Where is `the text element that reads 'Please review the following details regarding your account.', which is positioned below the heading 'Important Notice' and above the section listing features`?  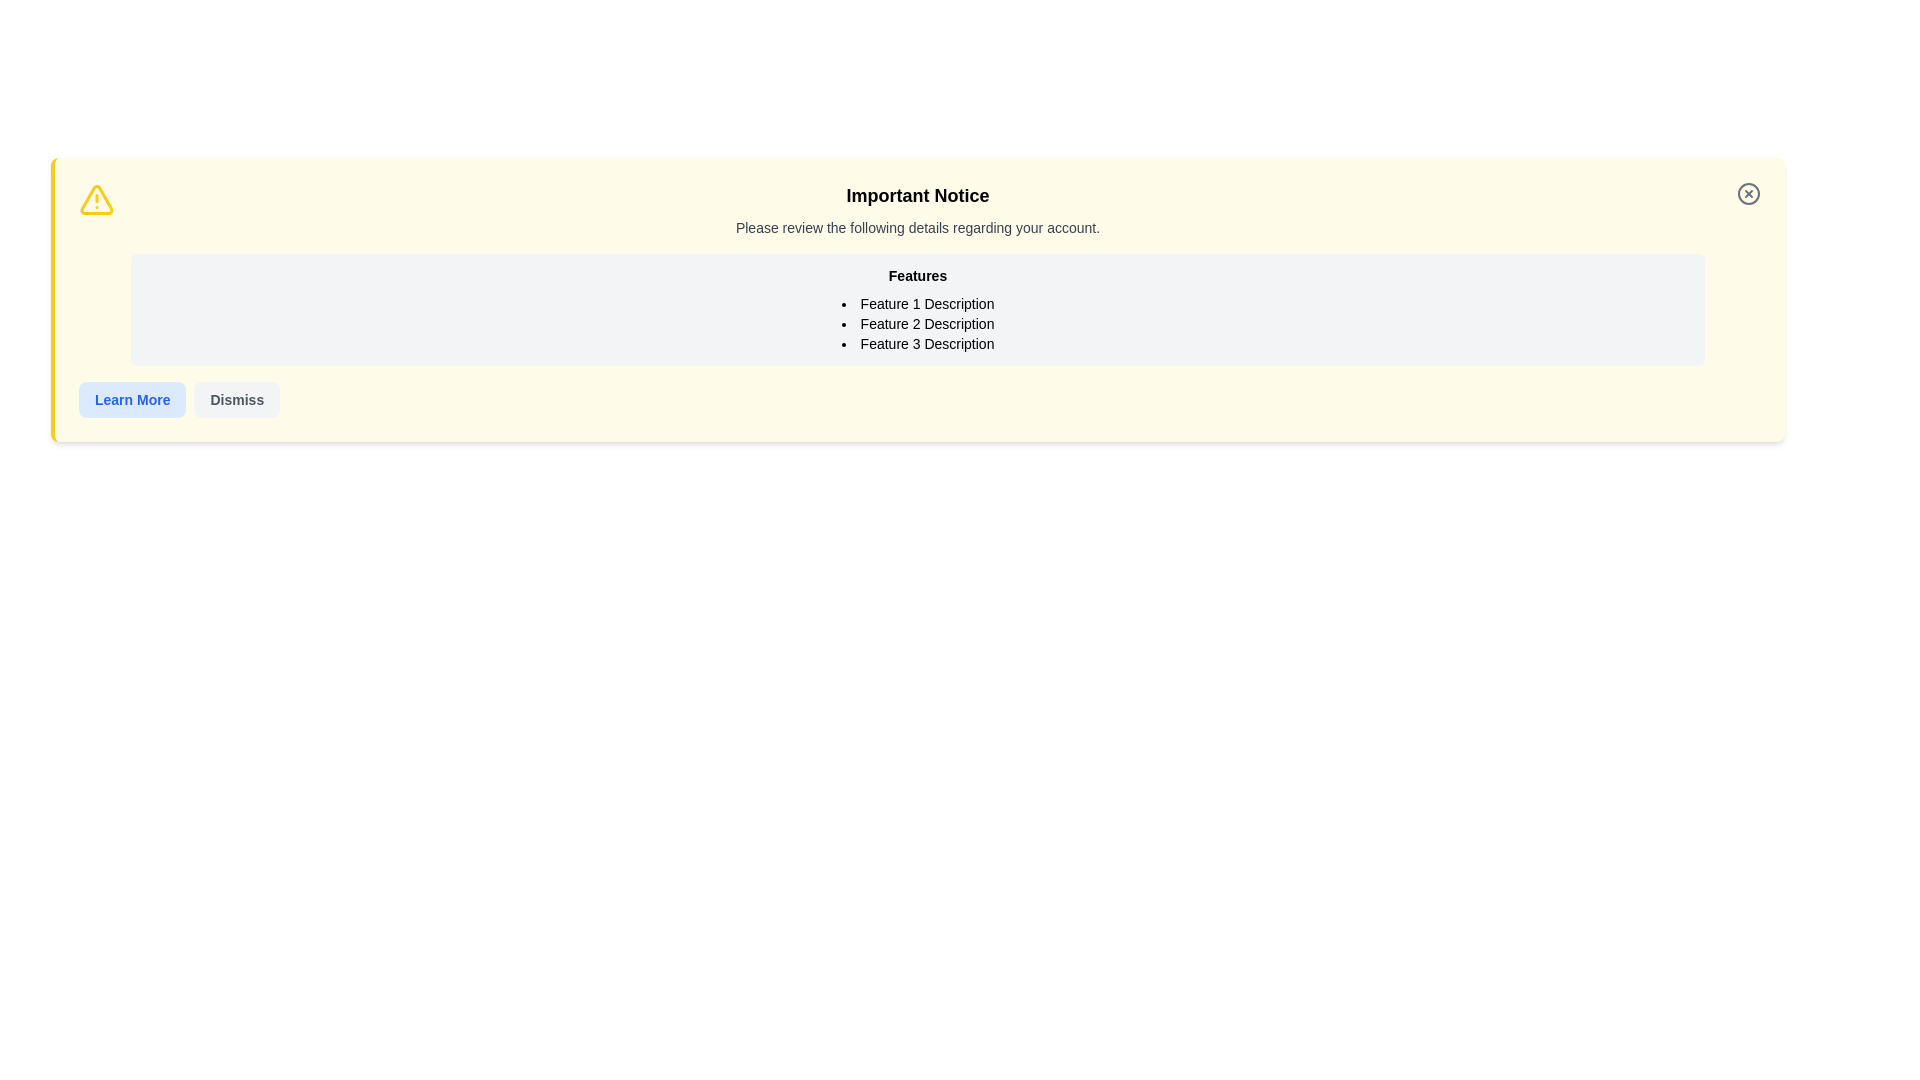 the text element that reads 'Please review the following details regarding your account.', which is positioned below the heading 'Important Notice' and above the section listing features is located at coordinates (916, 226).